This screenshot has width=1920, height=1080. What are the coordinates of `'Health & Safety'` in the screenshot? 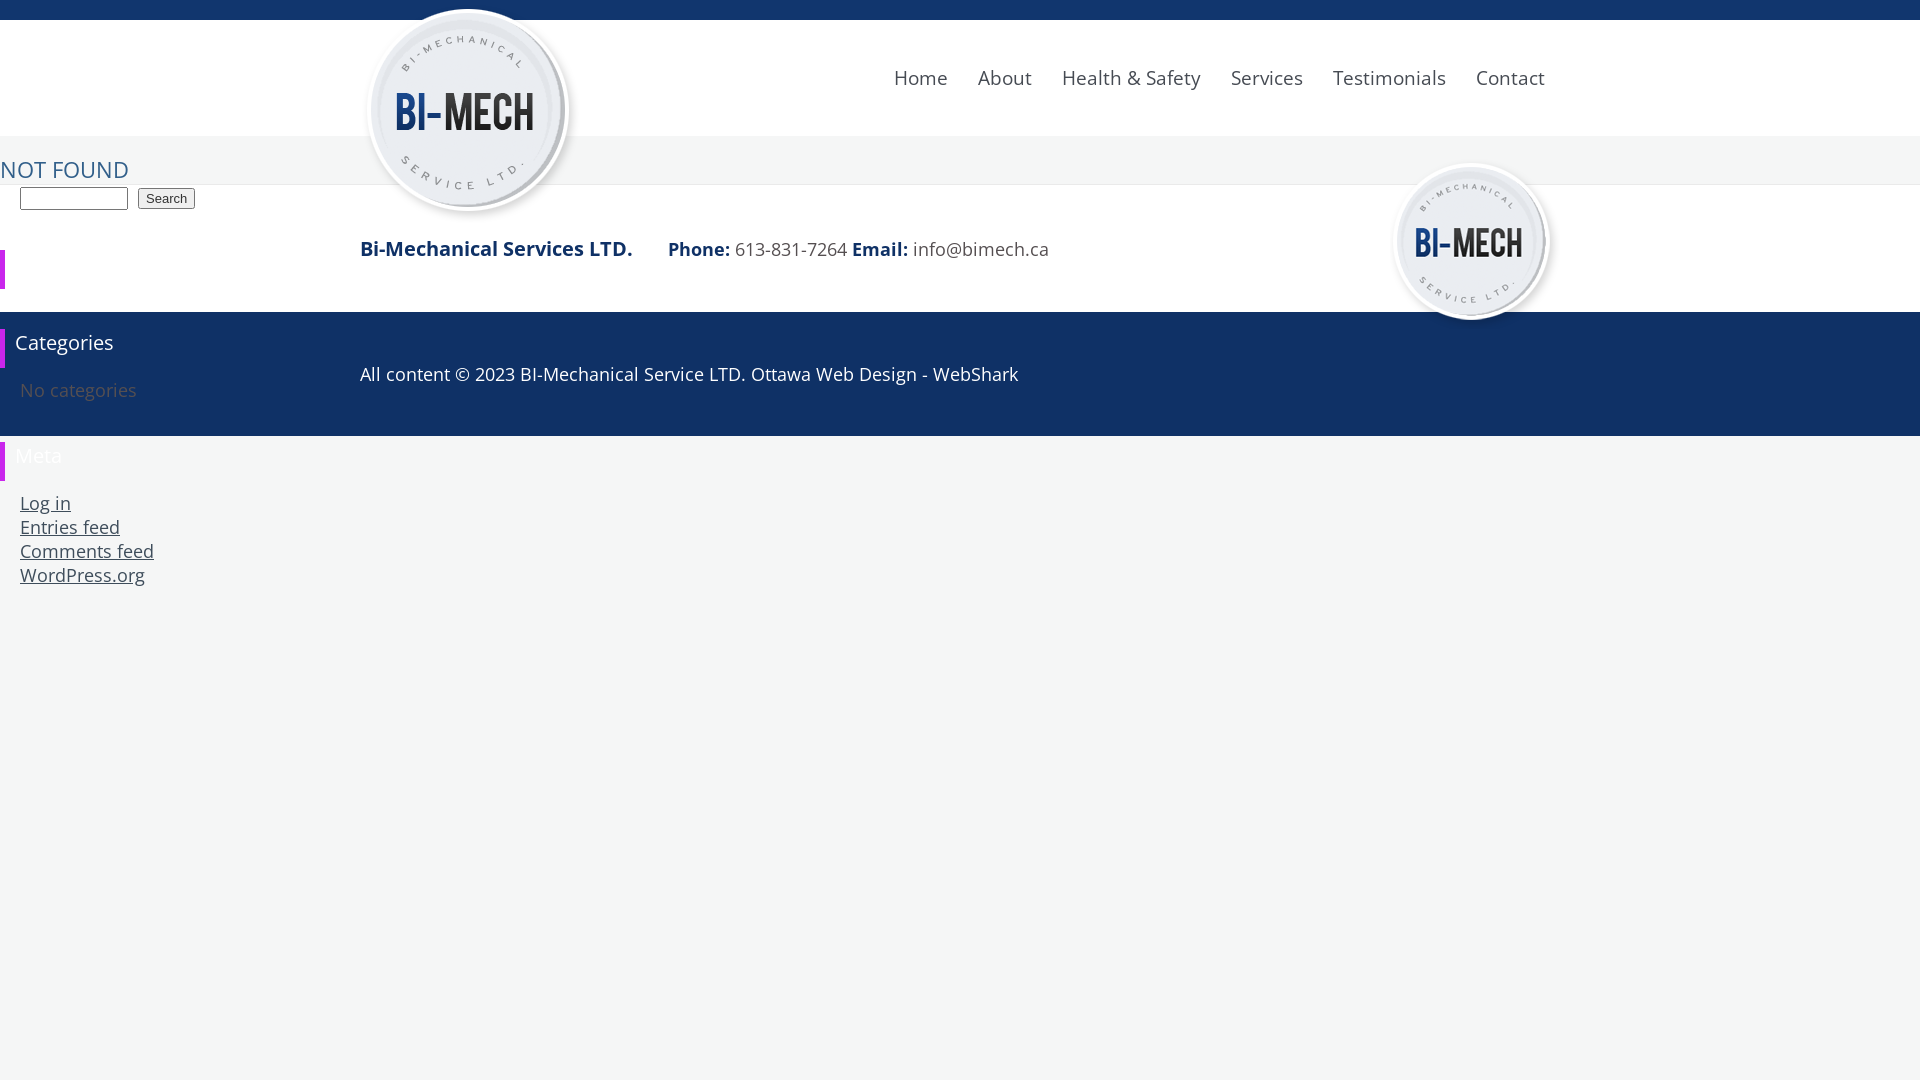 It's located at (1131, 76).